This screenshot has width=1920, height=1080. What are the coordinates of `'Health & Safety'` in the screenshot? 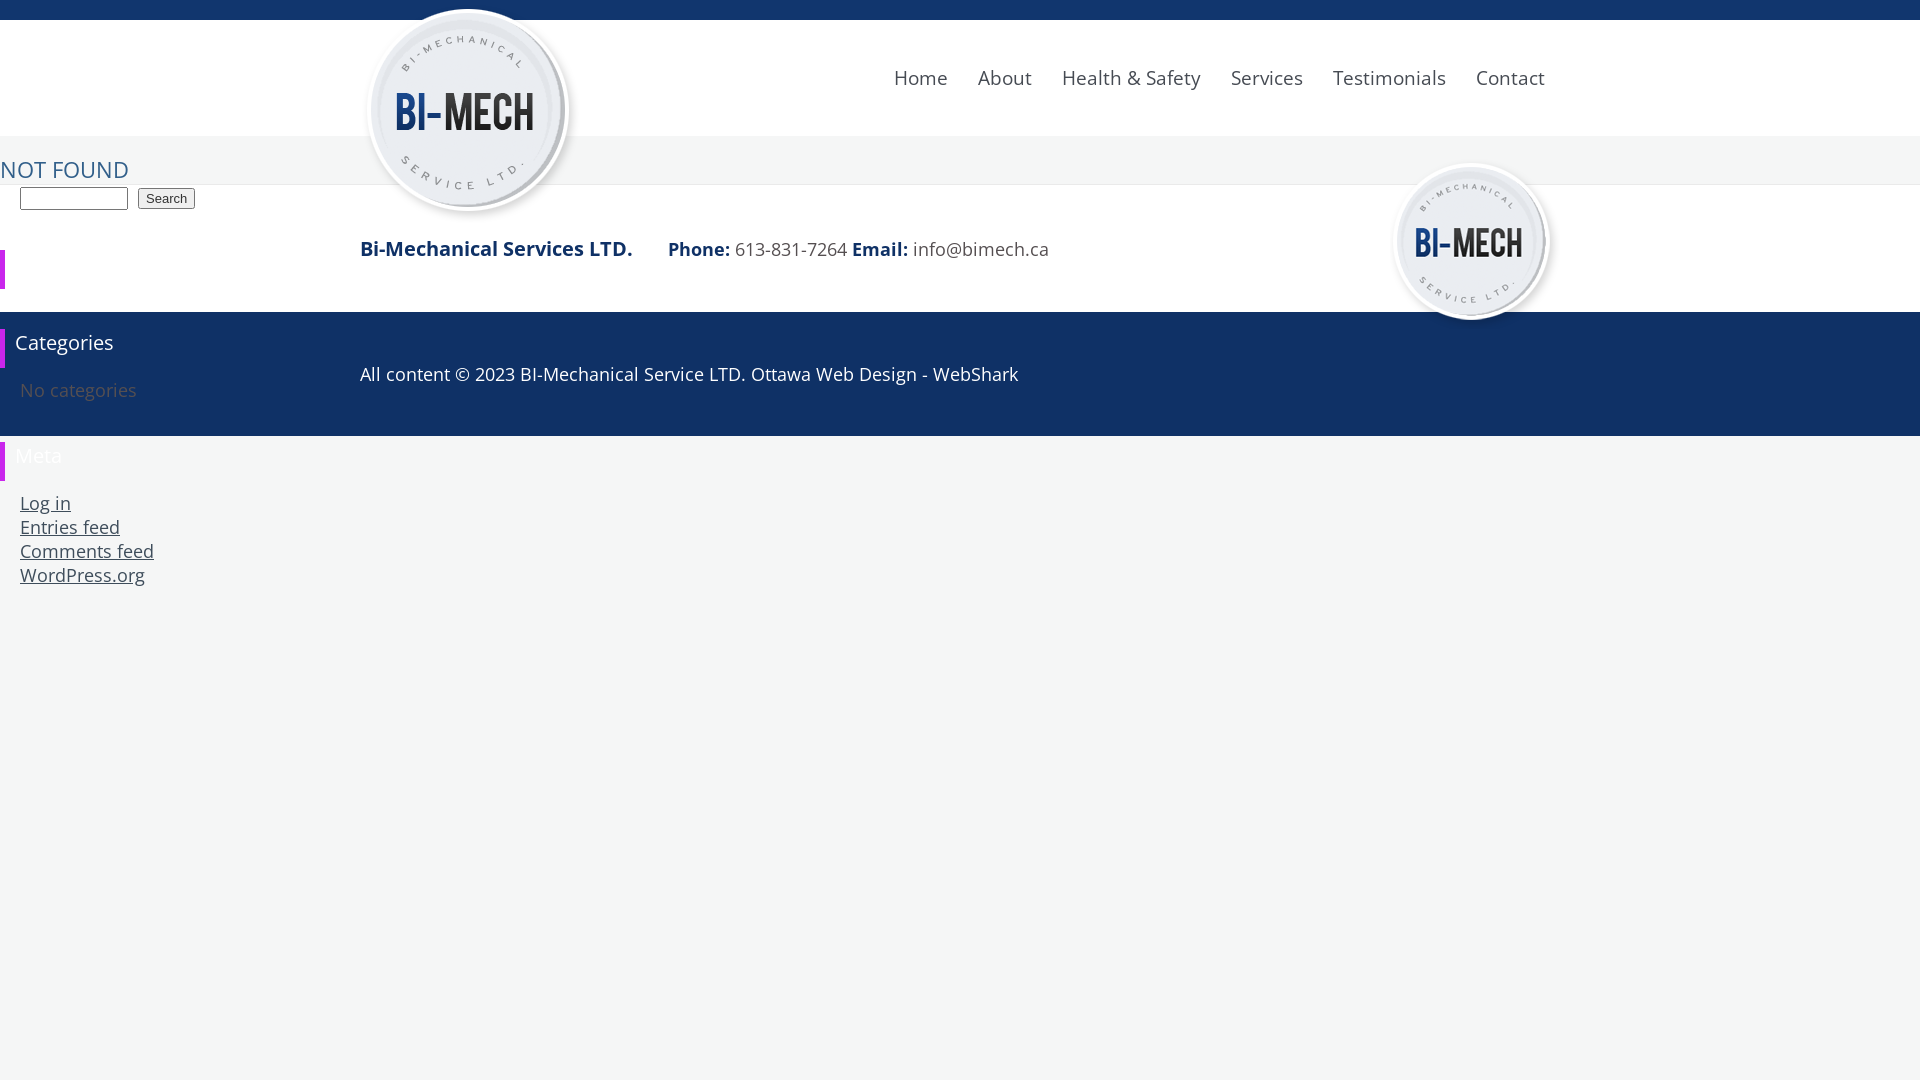 It's located at (1131, 76).